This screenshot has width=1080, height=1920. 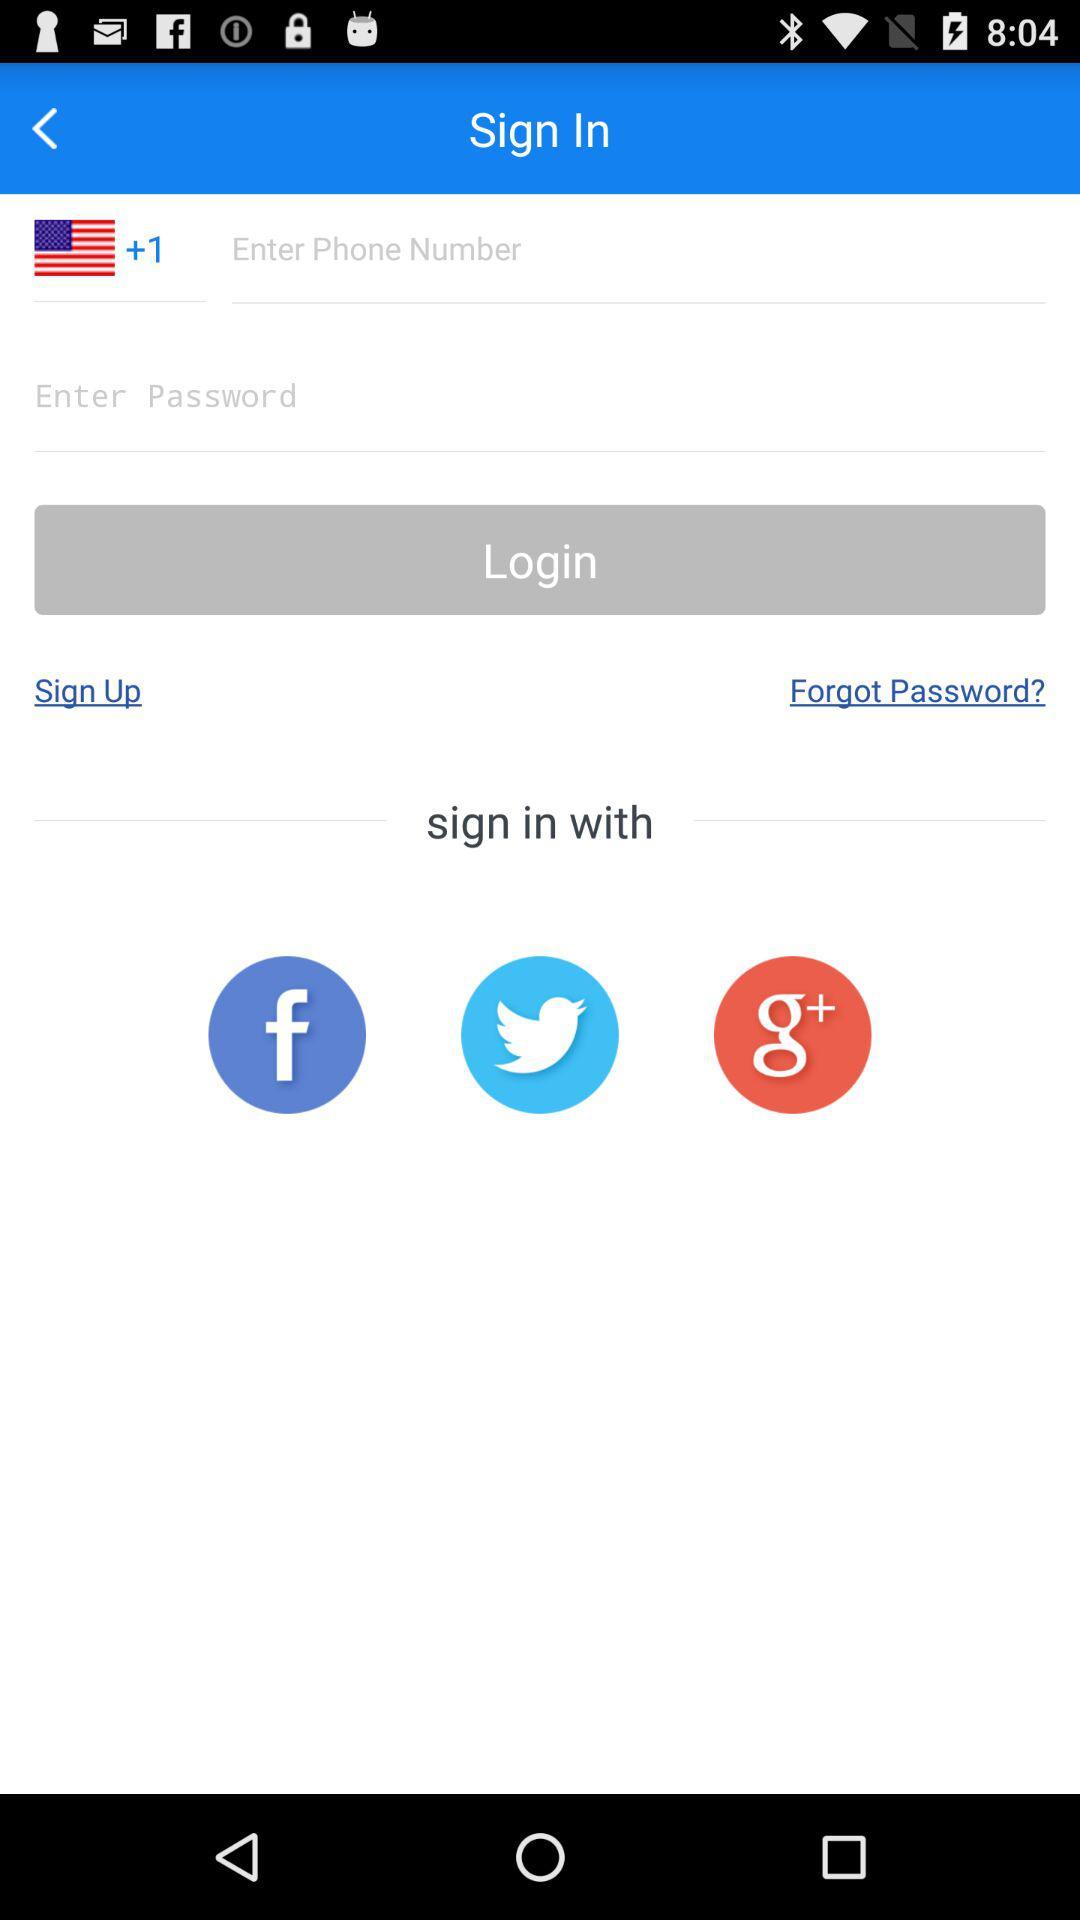 What do you see at coordinates (73, 246) in the screenshot?
I see `the app next to the +1 item` at bounding box center [73, 246].